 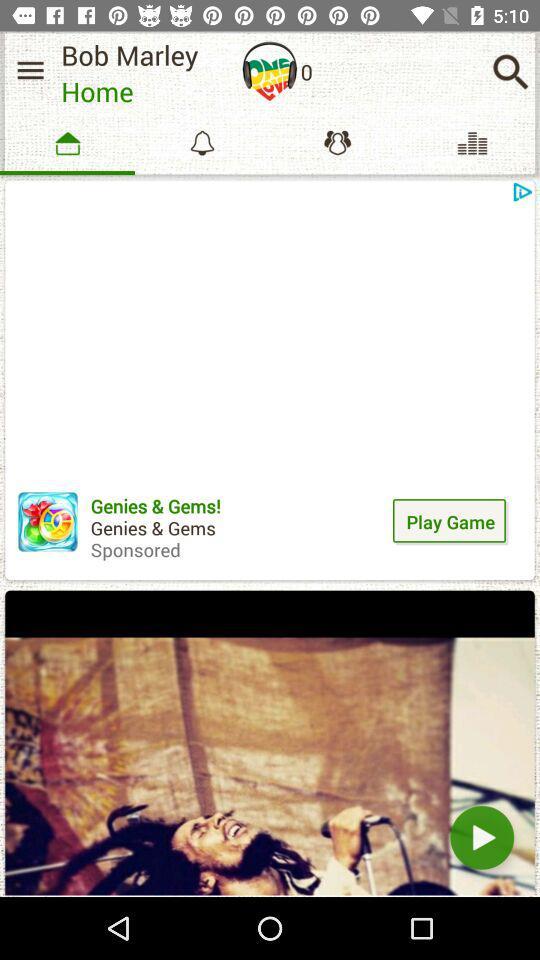 What do you see at coordinates (481, 837) in the screenshot?
I see `the play icon` at bounding box center [481, 837].